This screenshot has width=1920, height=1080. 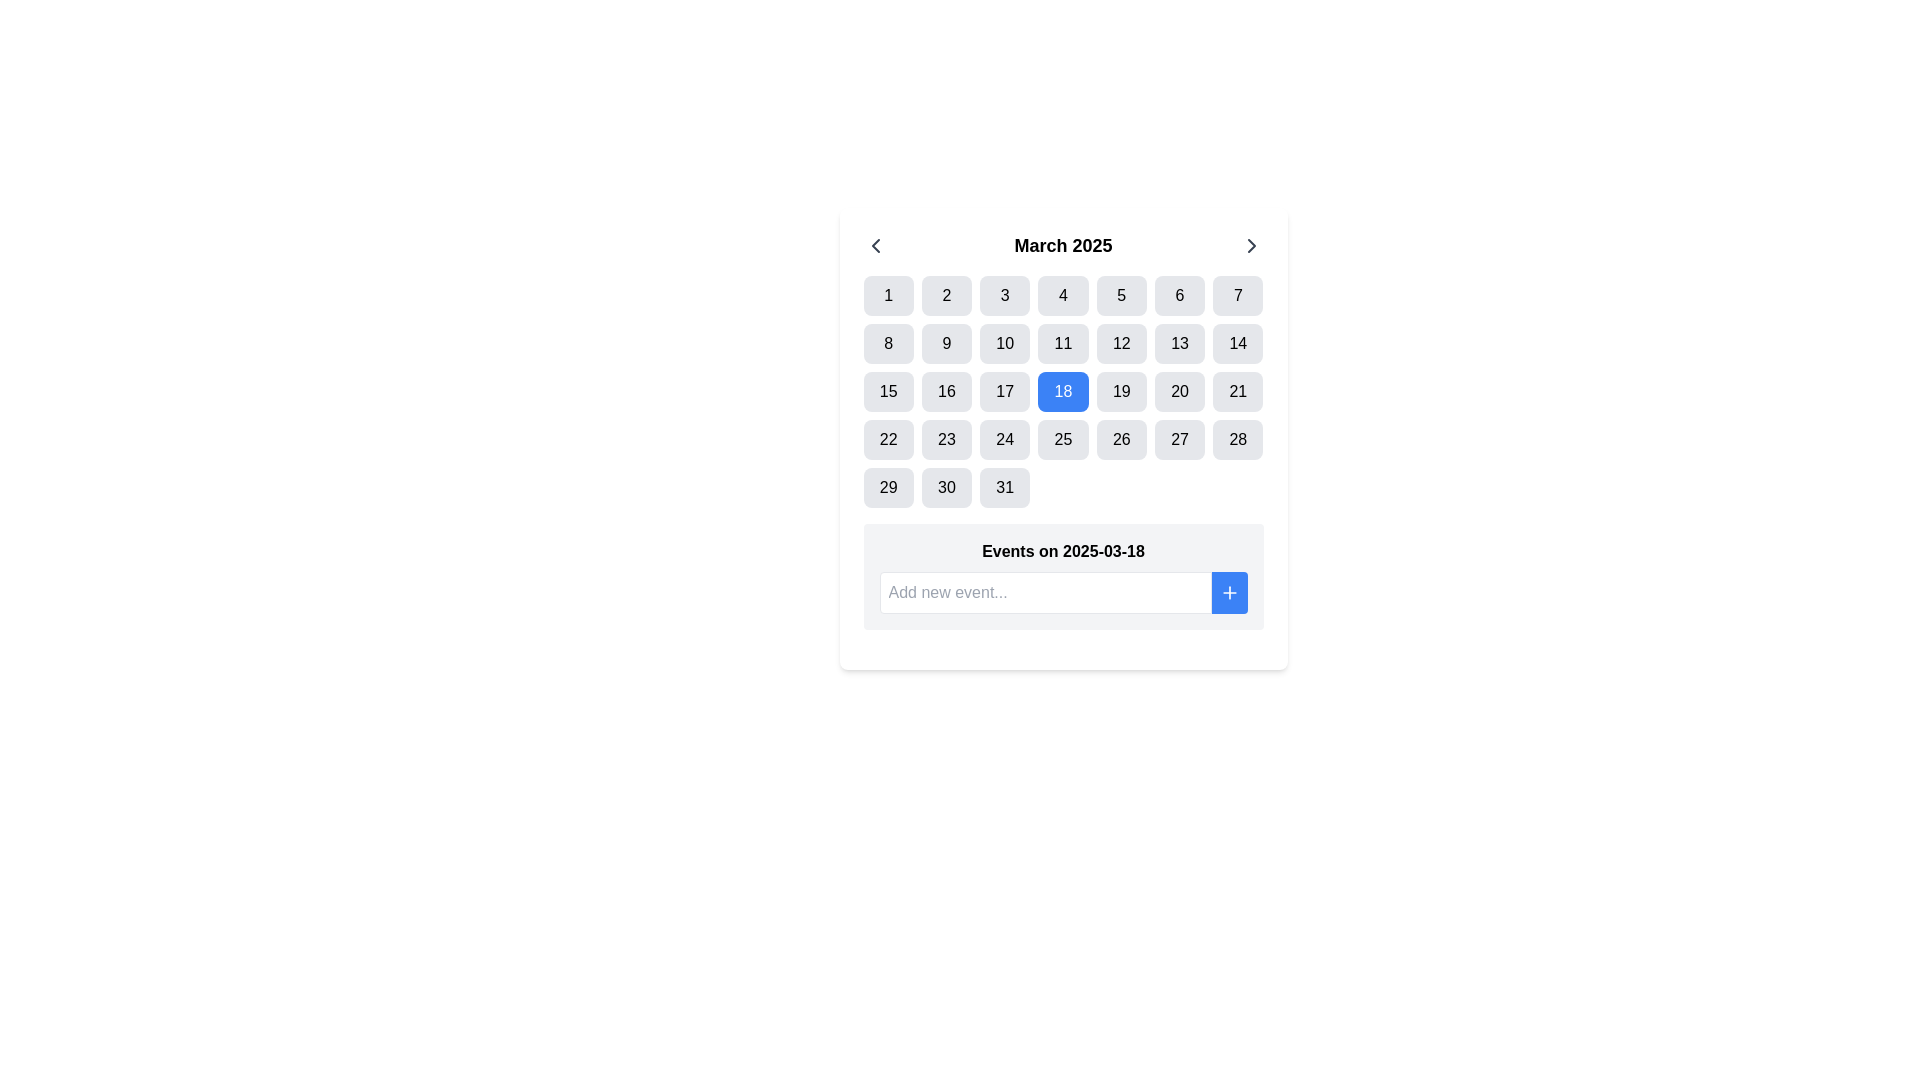 I want to click on the rectangular button with rounded corners labeled '15', so click(x=887, y=392).